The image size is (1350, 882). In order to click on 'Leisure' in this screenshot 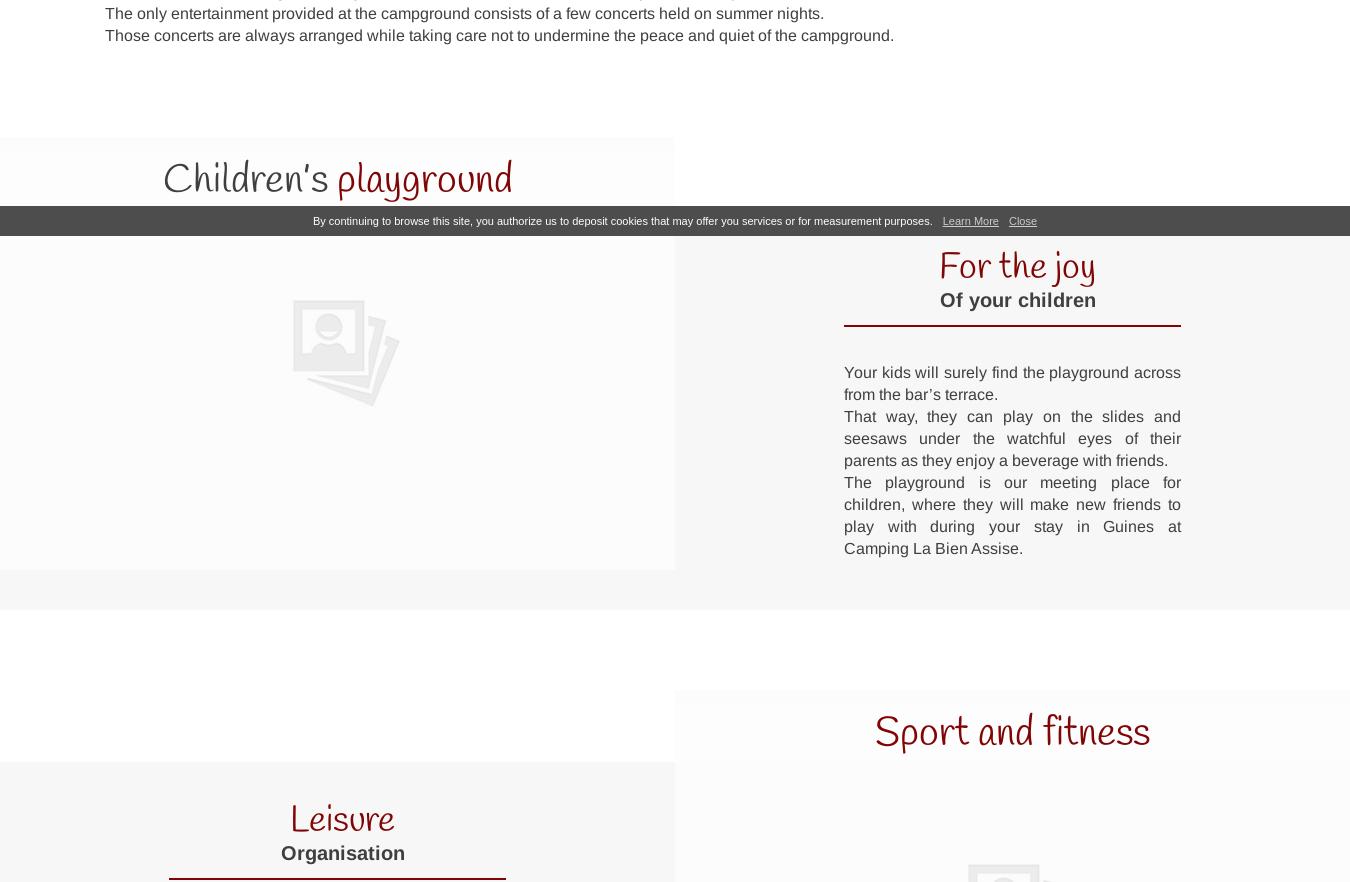, I will do `click(342, 820)`.